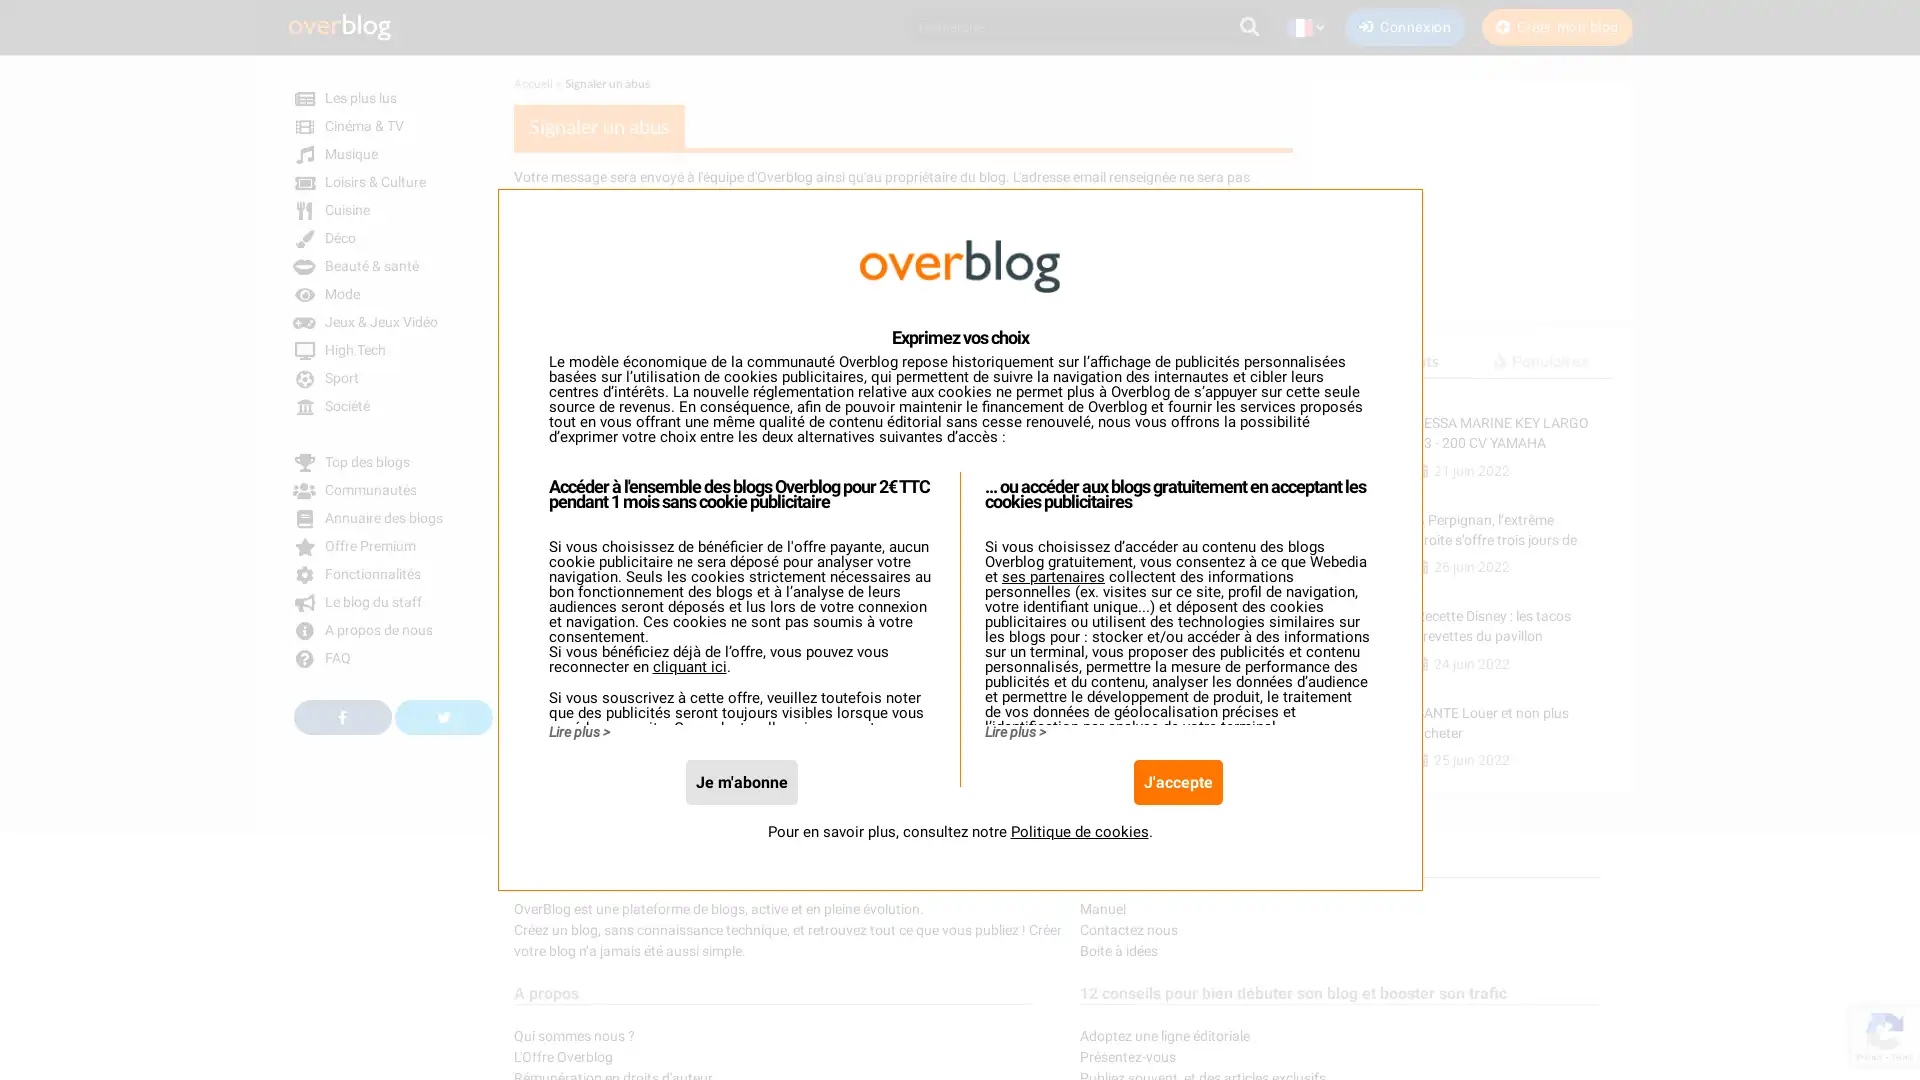 The image size is (1920, 1080). What do you see at coordinates (739, 780) in the screenshot?
I see `Je m'abonne` at bounding box center [739, 780].